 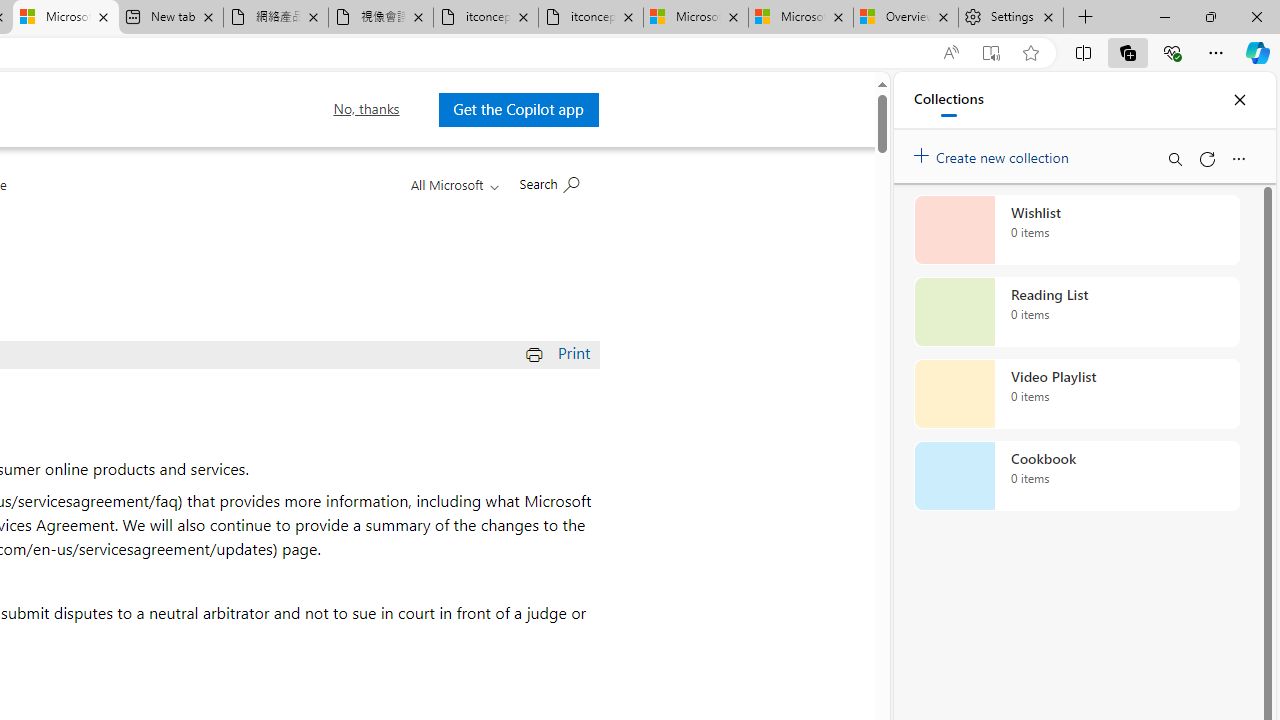 I want to click on 'Overview', so click(x=904, y=17).